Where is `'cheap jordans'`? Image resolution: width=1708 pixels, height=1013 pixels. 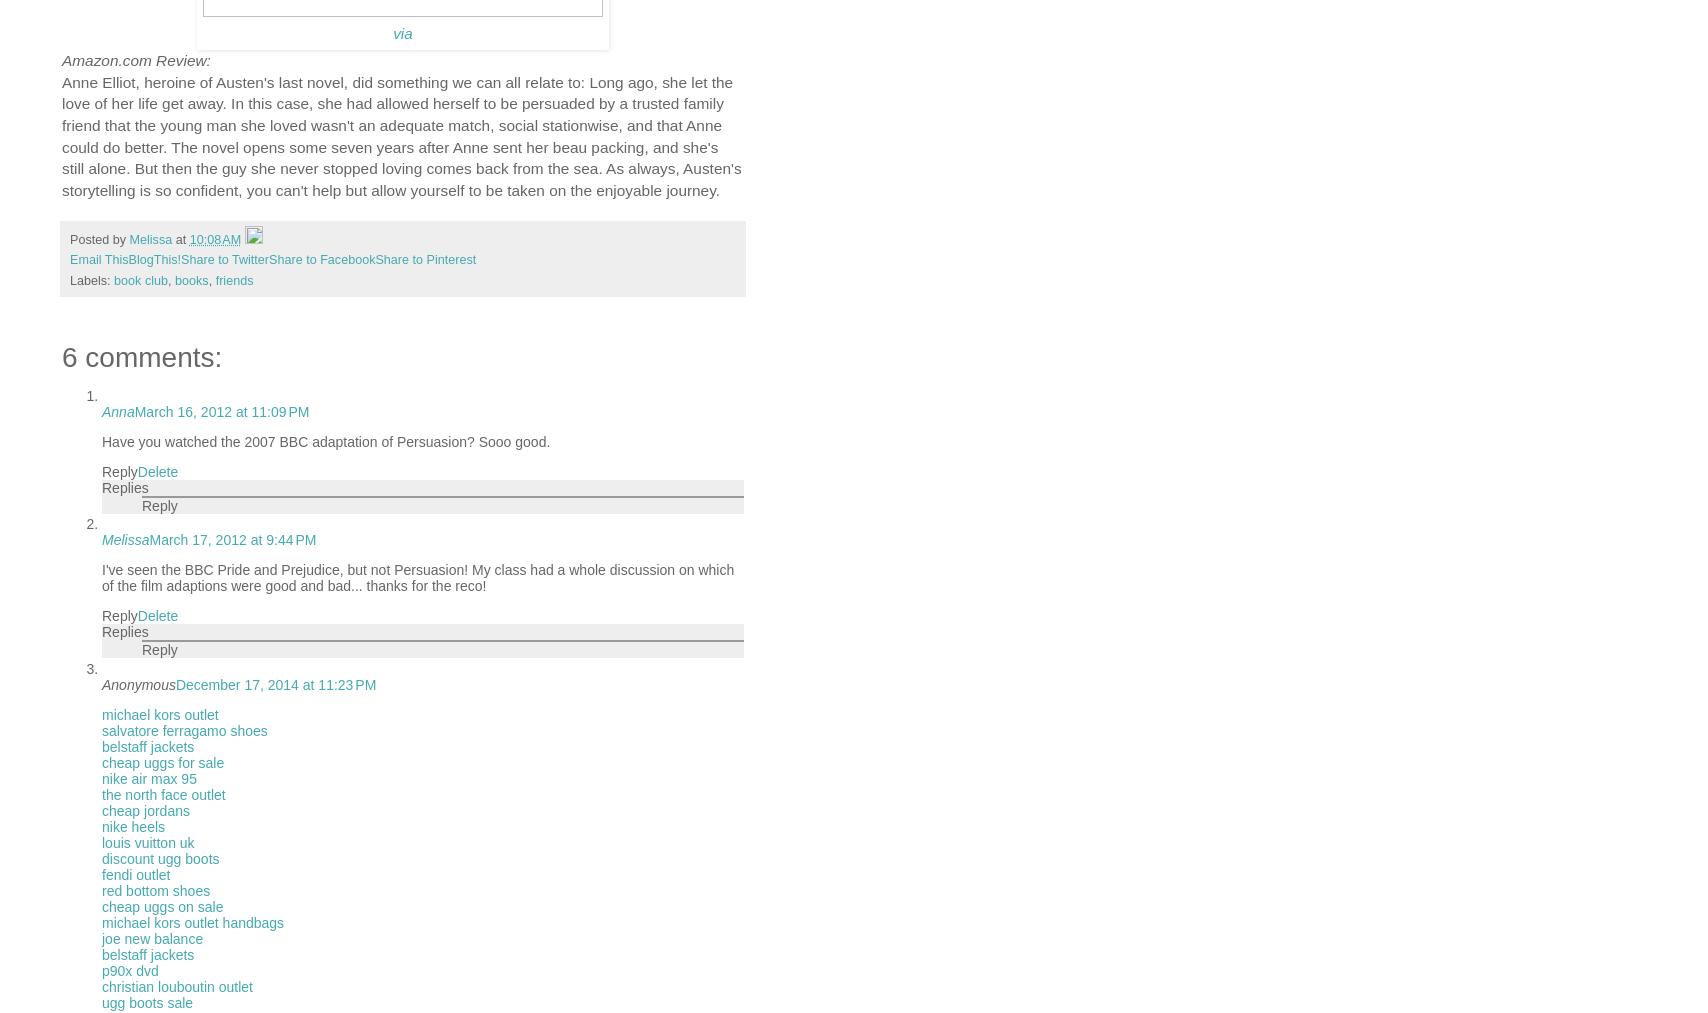
'cheap jordans' is located at coordinates (145, 810).